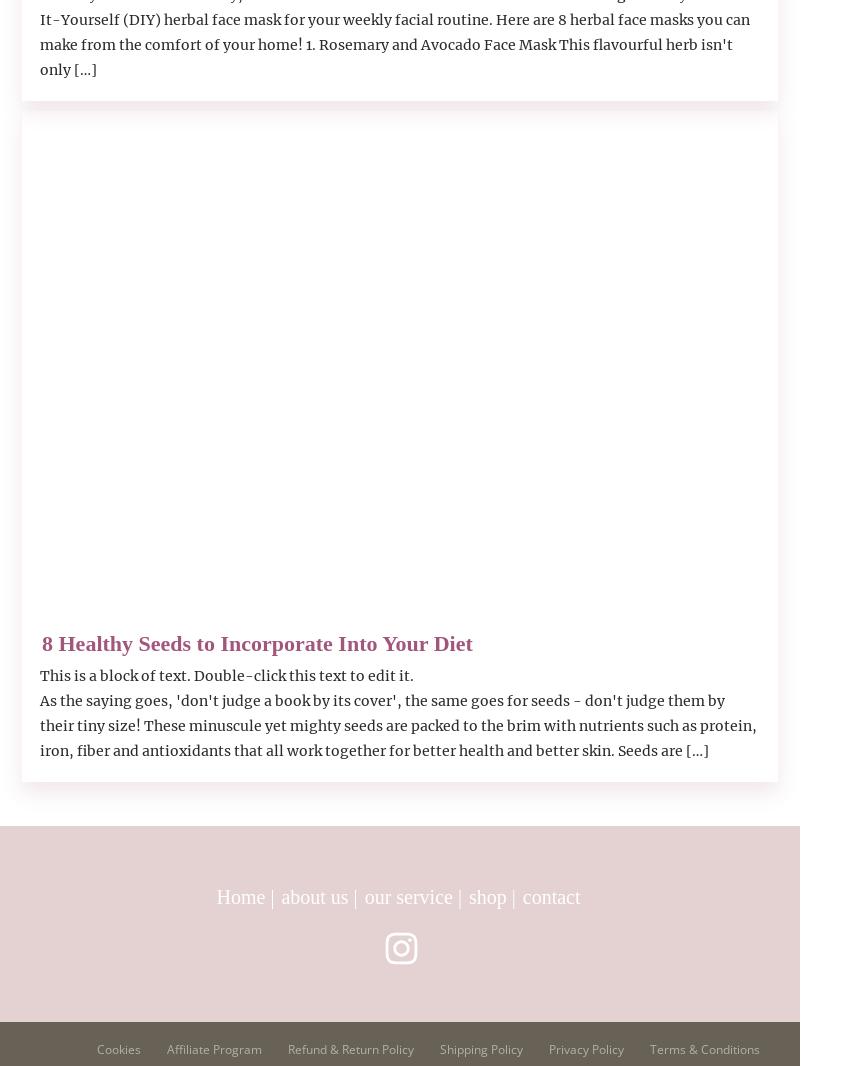  What do you see at coordinates (486, 897) in the screenshot?
I see `'shop'` at bounding box center [486, 897].